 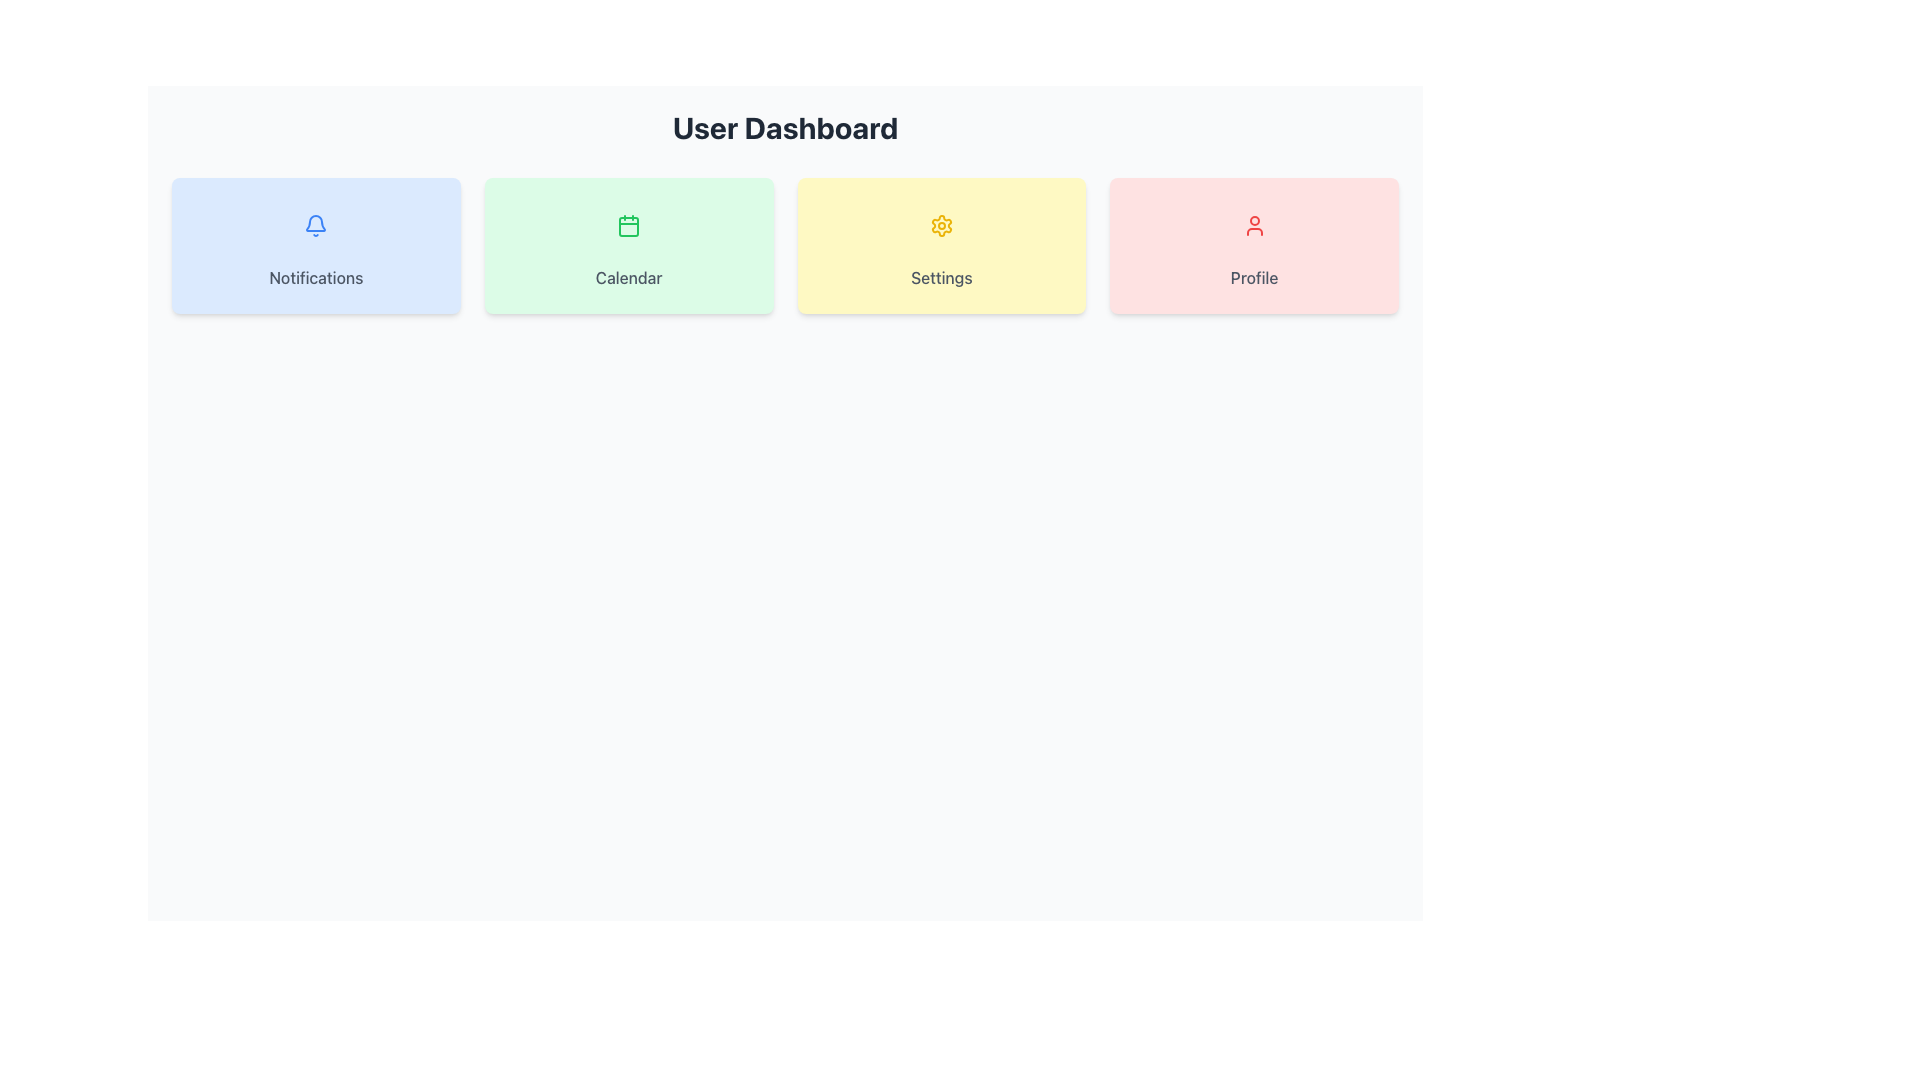 I want to click on the 'Profile' Icon located within the pink 'Profile' card, which is centrally aligned above the text label 'Profile', so click(x=1253, y=225).